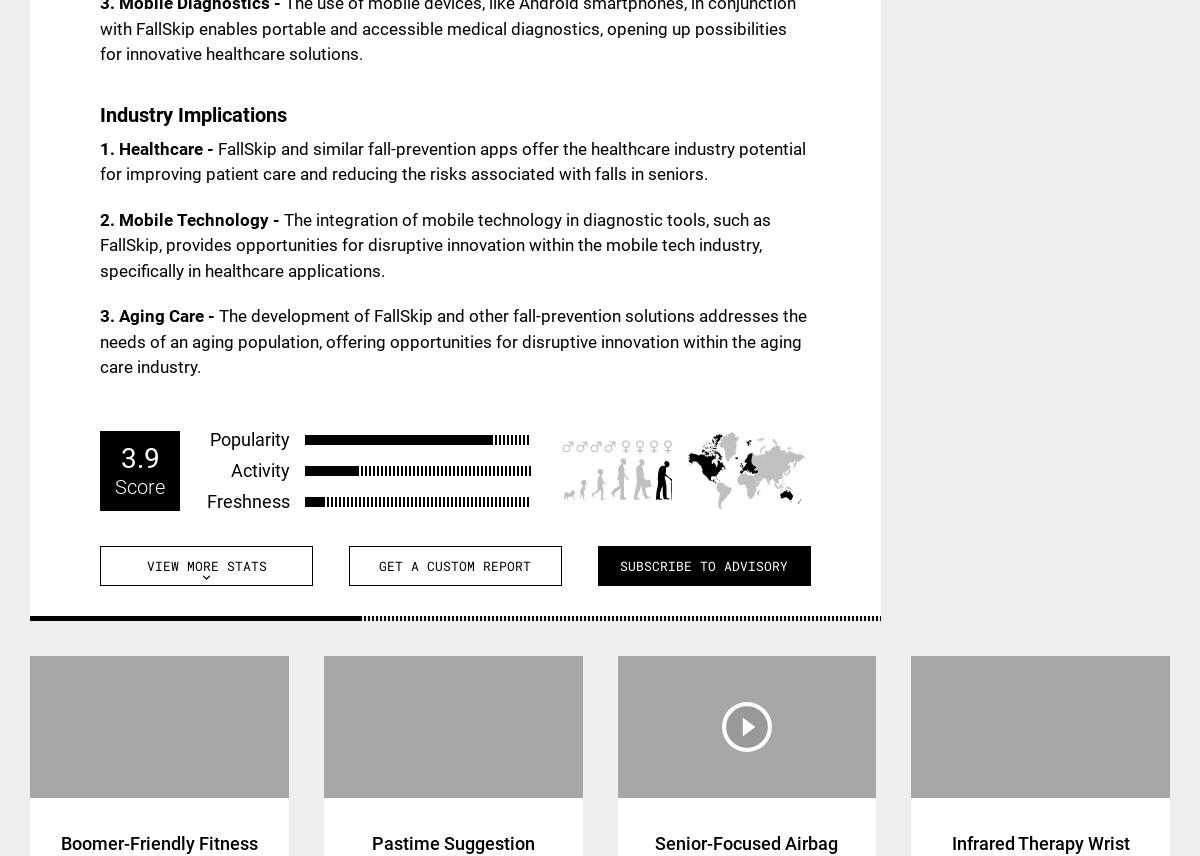 The width and height of the screenshot is (1200, 856). What do you see at coordinates (158, 316) in the screenshot?
I see `'3. Aging Care -'` at bounding box center [158, 316].